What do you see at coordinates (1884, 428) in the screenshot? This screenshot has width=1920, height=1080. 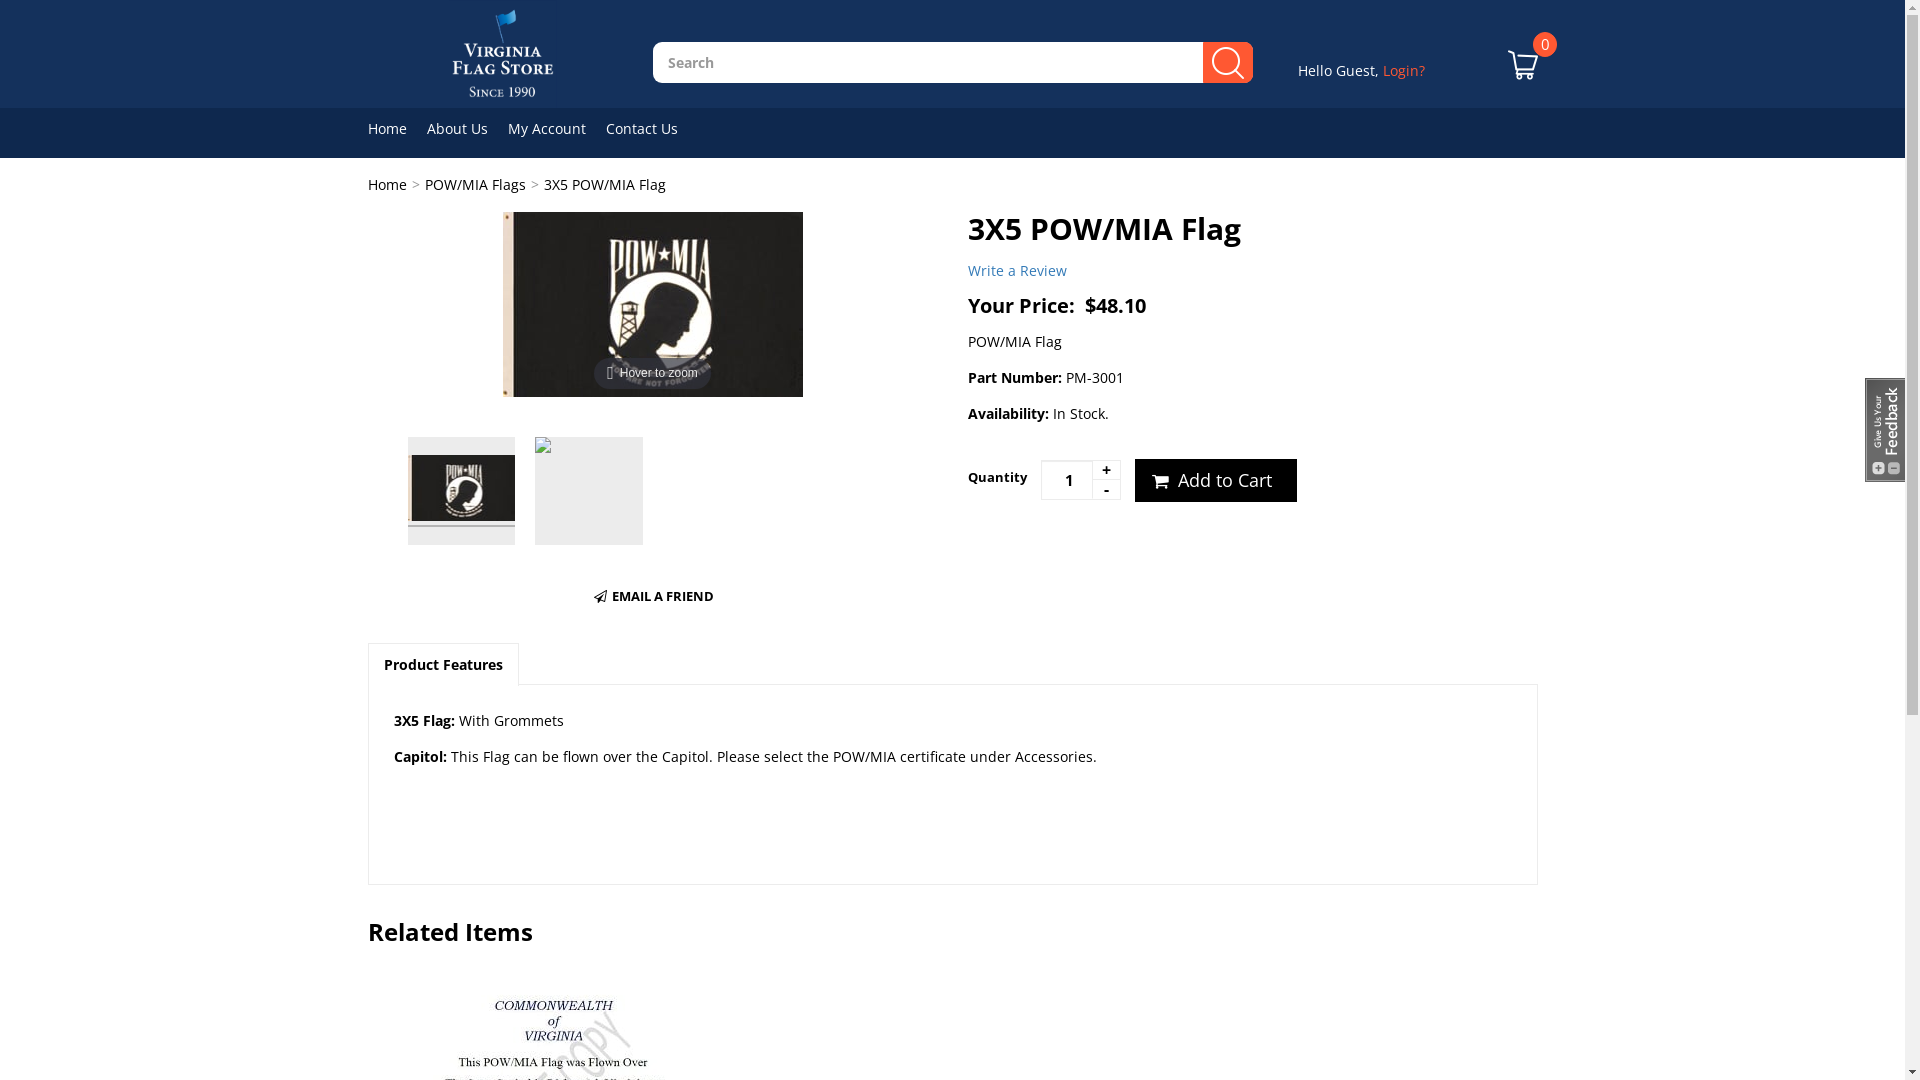 I see `'Feedback'` at bounding box center [1884, 428].